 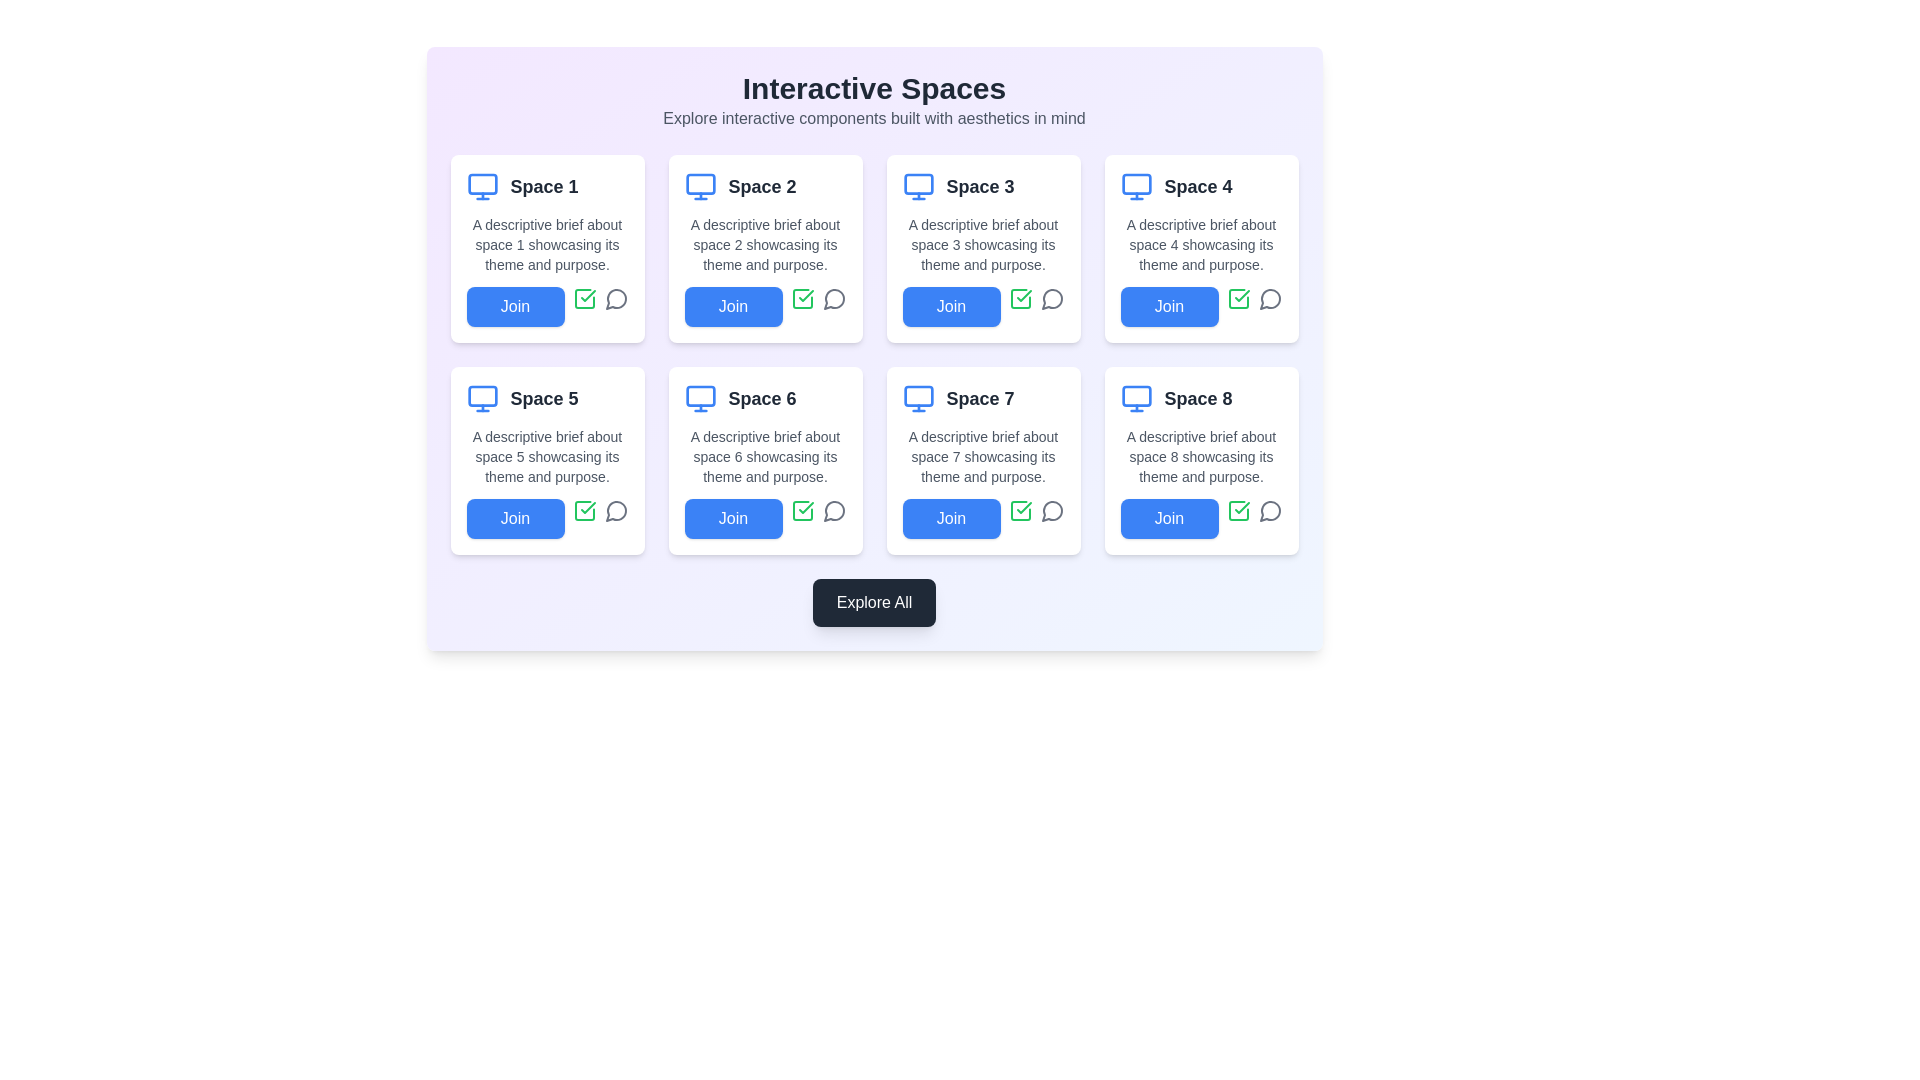 What do you see at coordinates (1200, 456) in the screenshot?
I see `description text styled in small gray font located beneath the title 'Space 8' and above the 'Join' button in the card of 'Space 8'` at bounding box center [1200, 456].